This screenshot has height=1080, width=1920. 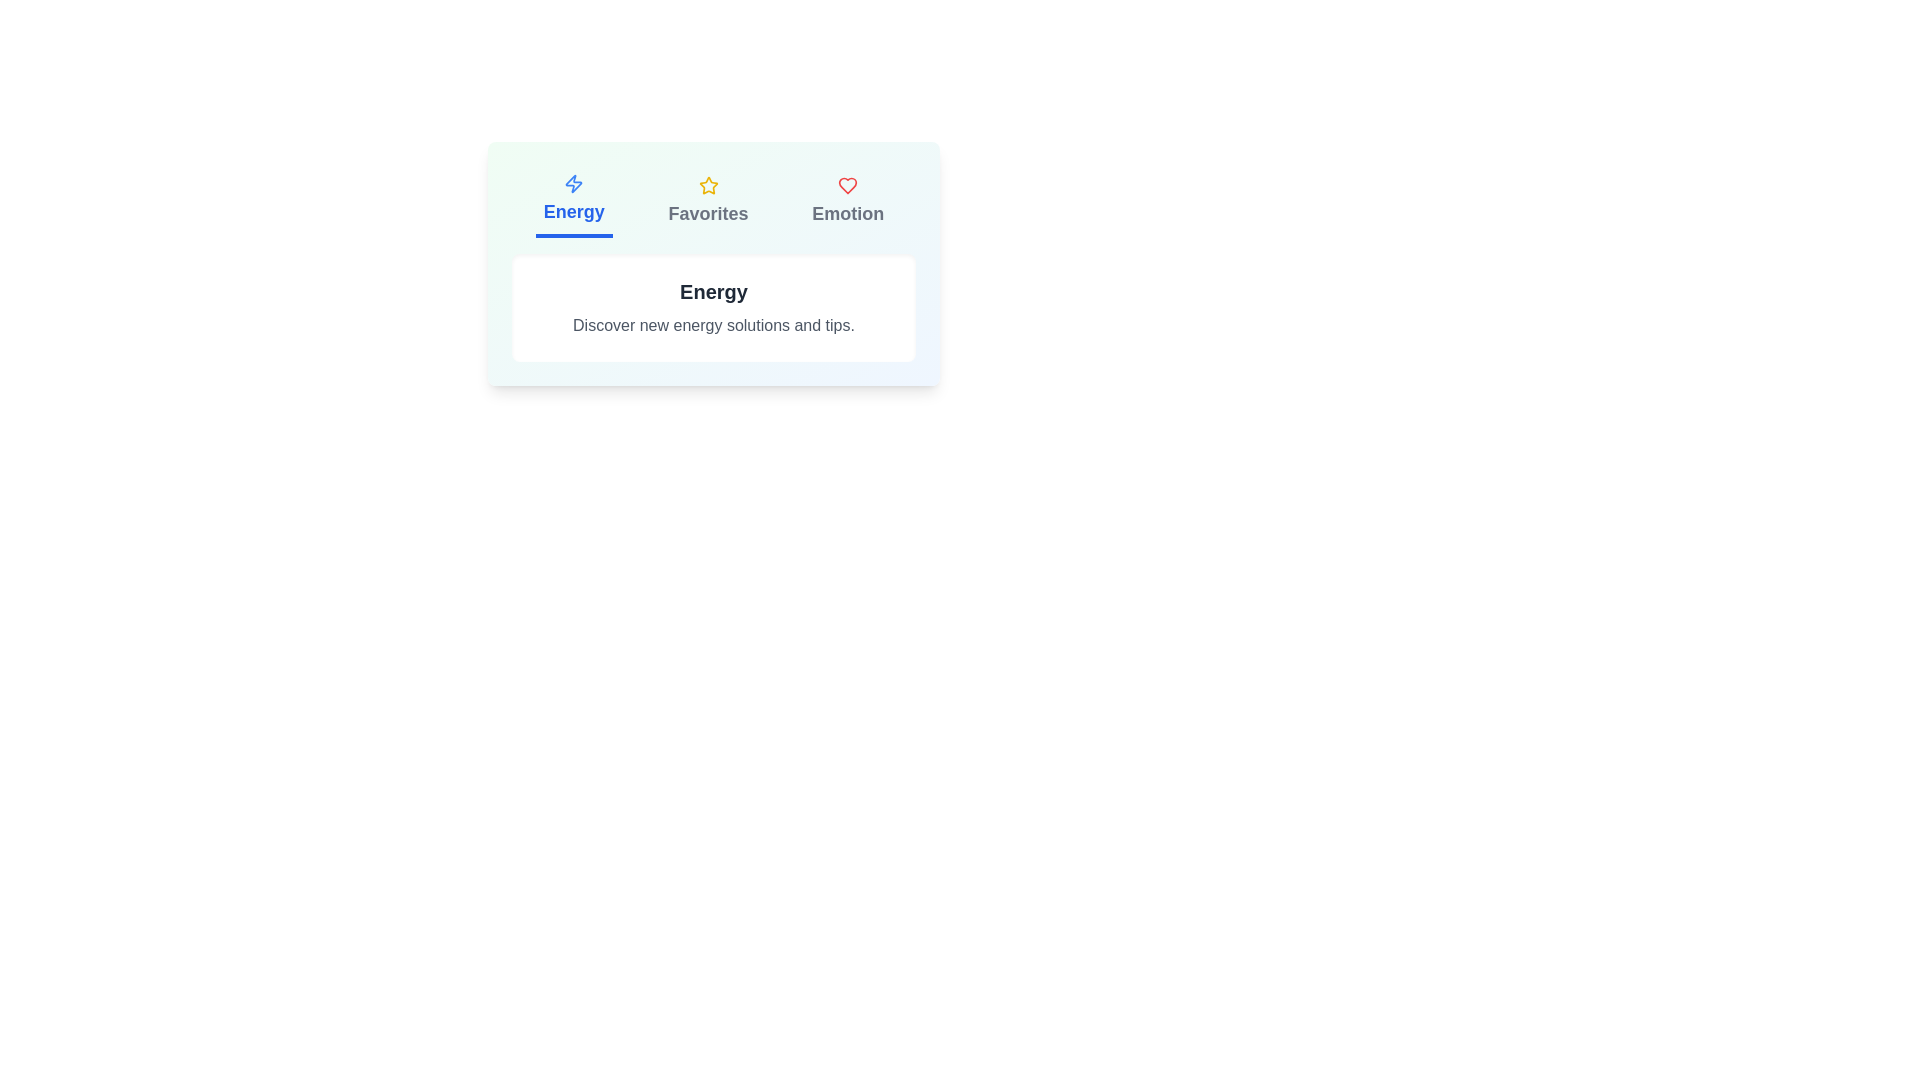 What do you see at coordinates (708, 201) in the screenshot?
I see `the Favorites tab by clicking on it` at bounding box center [708, 201].